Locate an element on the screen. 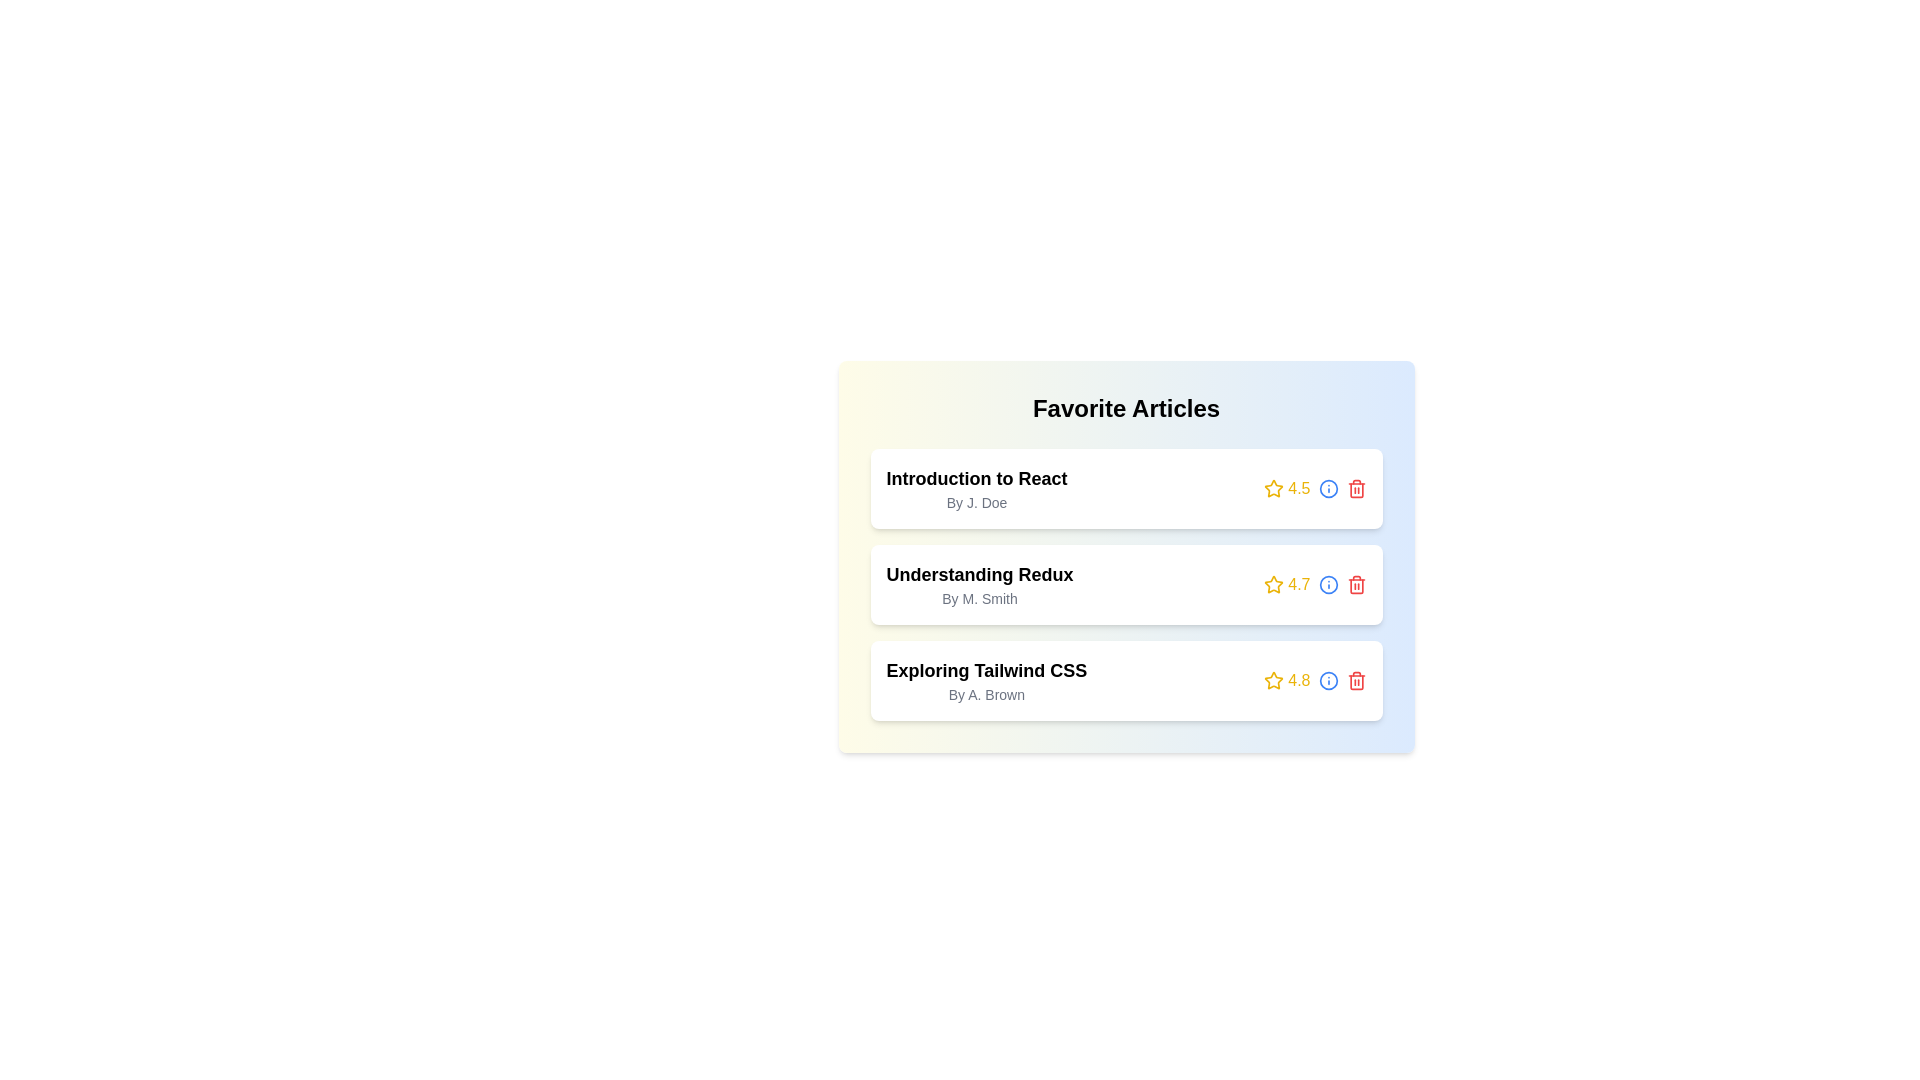  the article title to select or highlight it. The parameter Exploring Tailwind CSS specifies the title of the article to interact with is located at coordinates (985, 671).